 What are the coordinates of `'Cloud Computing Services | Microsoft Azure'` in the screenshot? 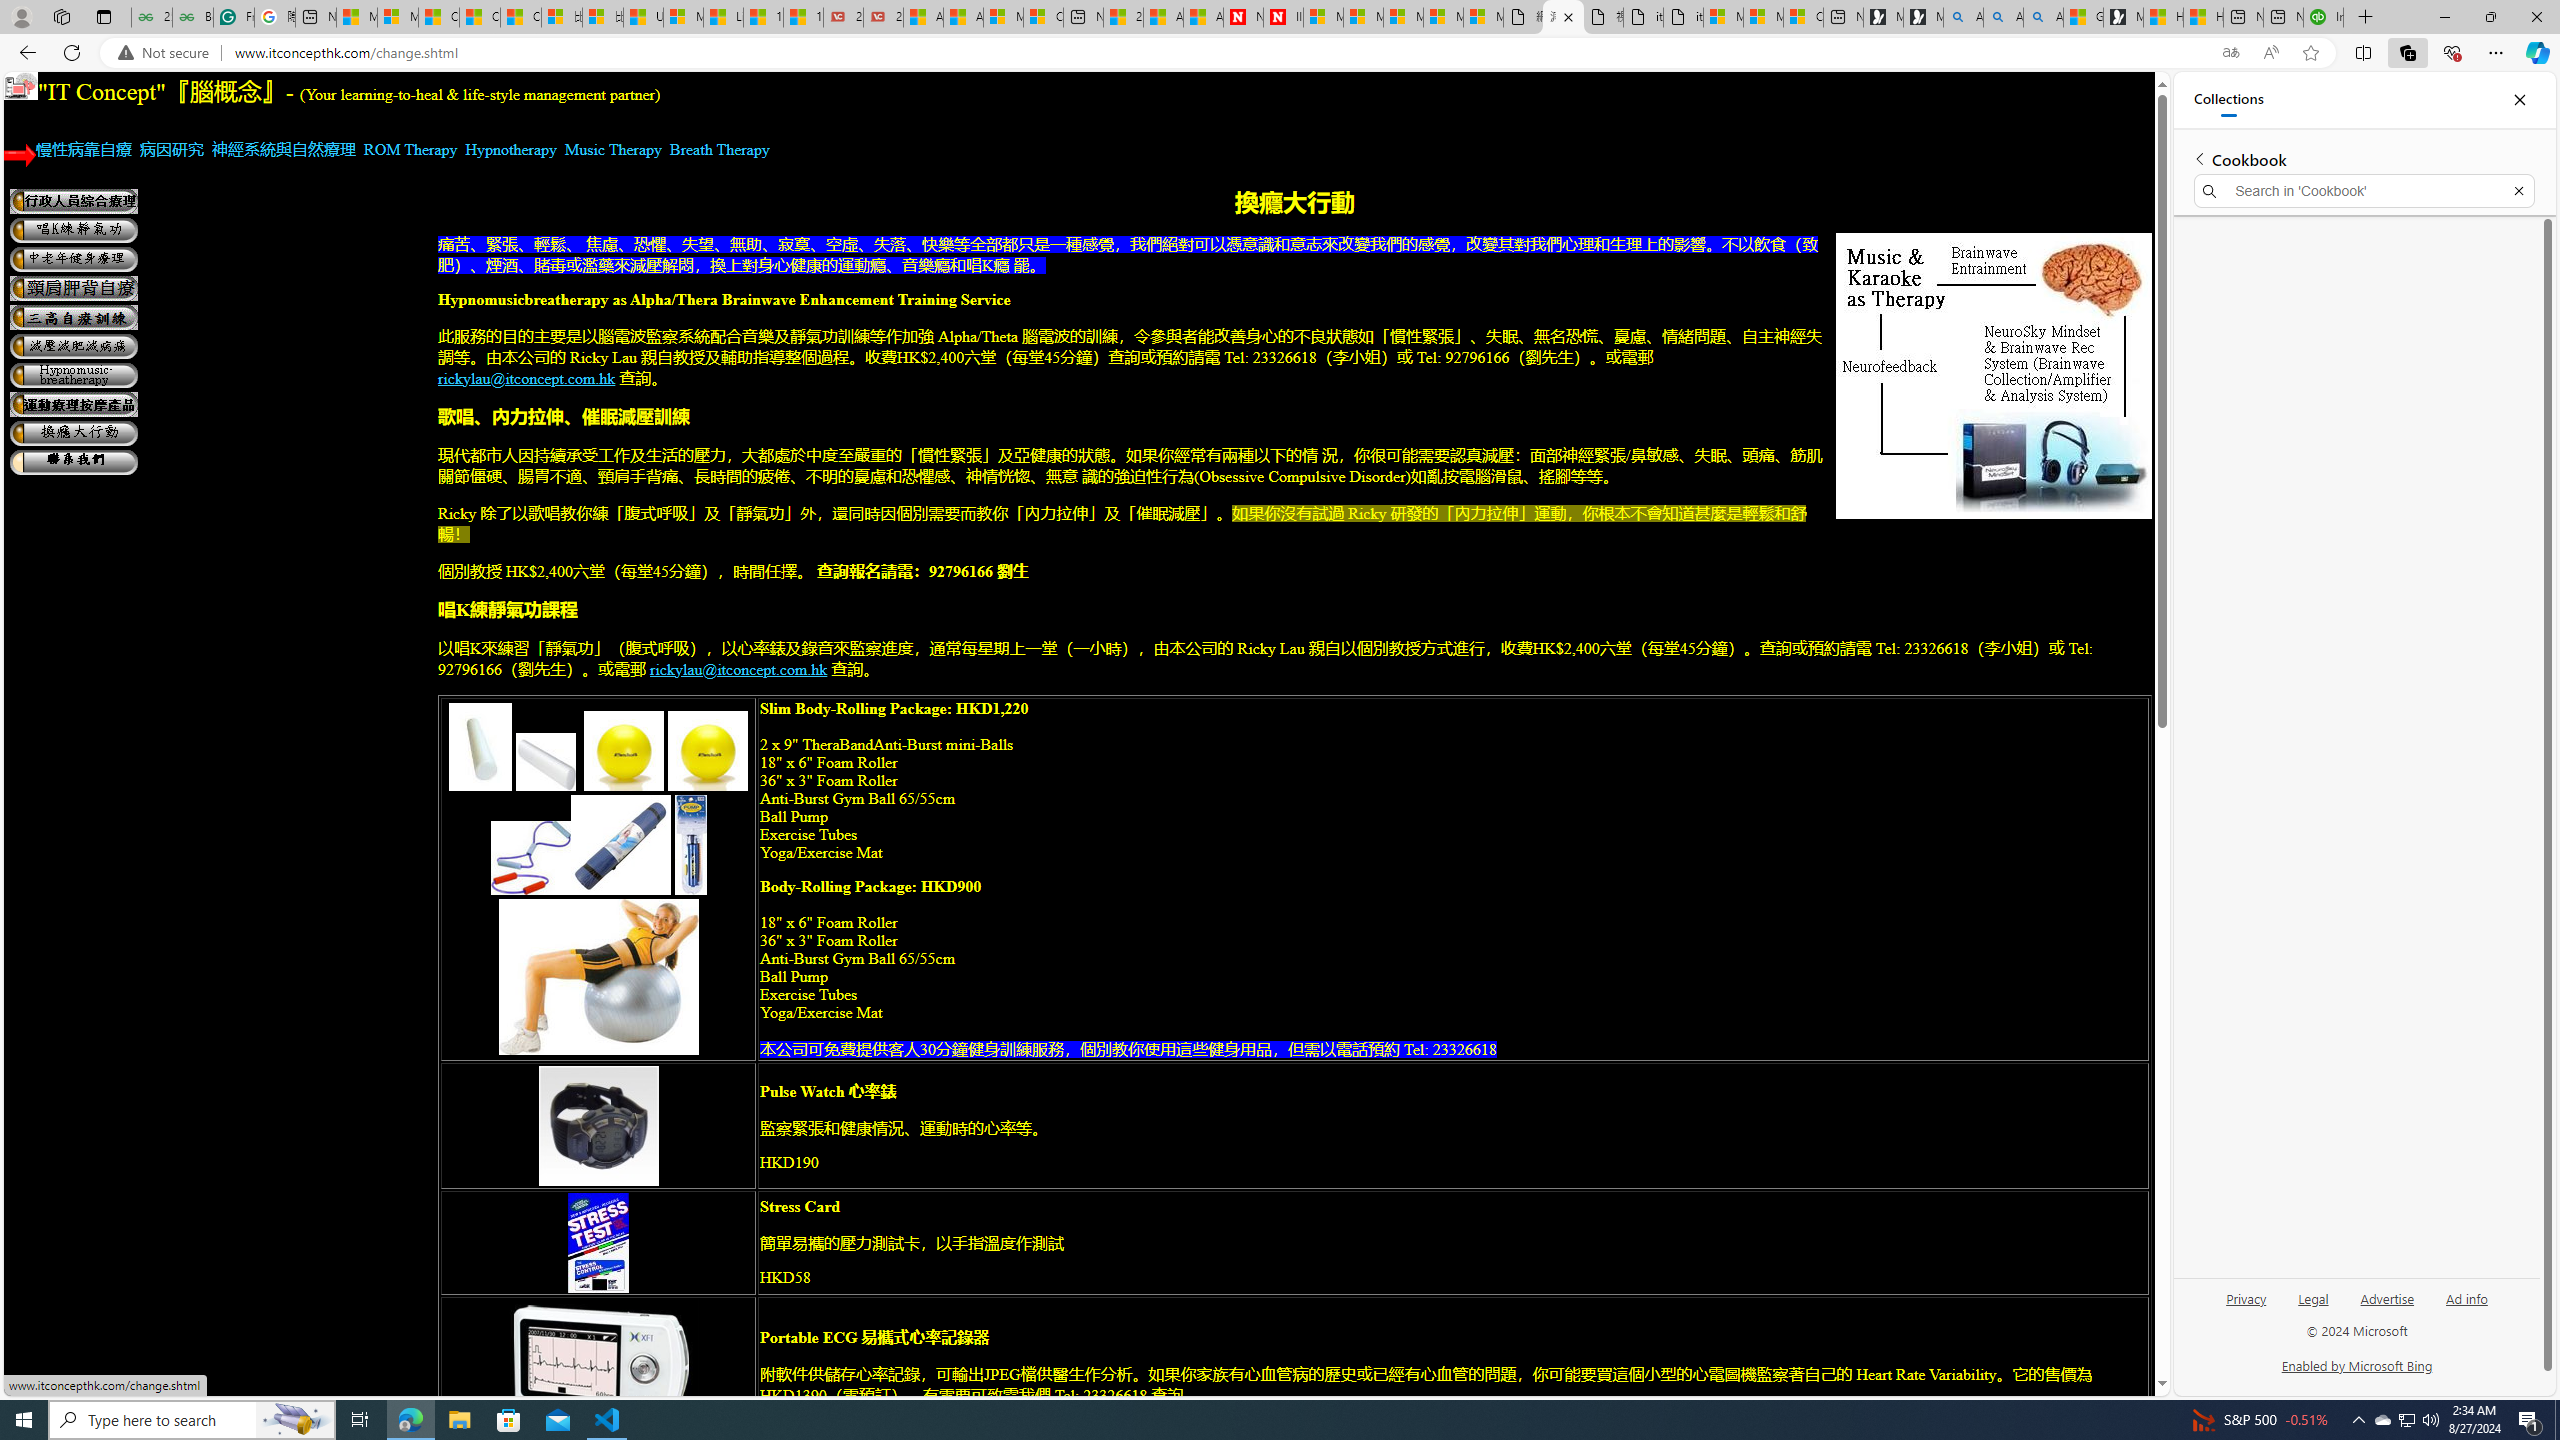 It's located at (1043, 16).